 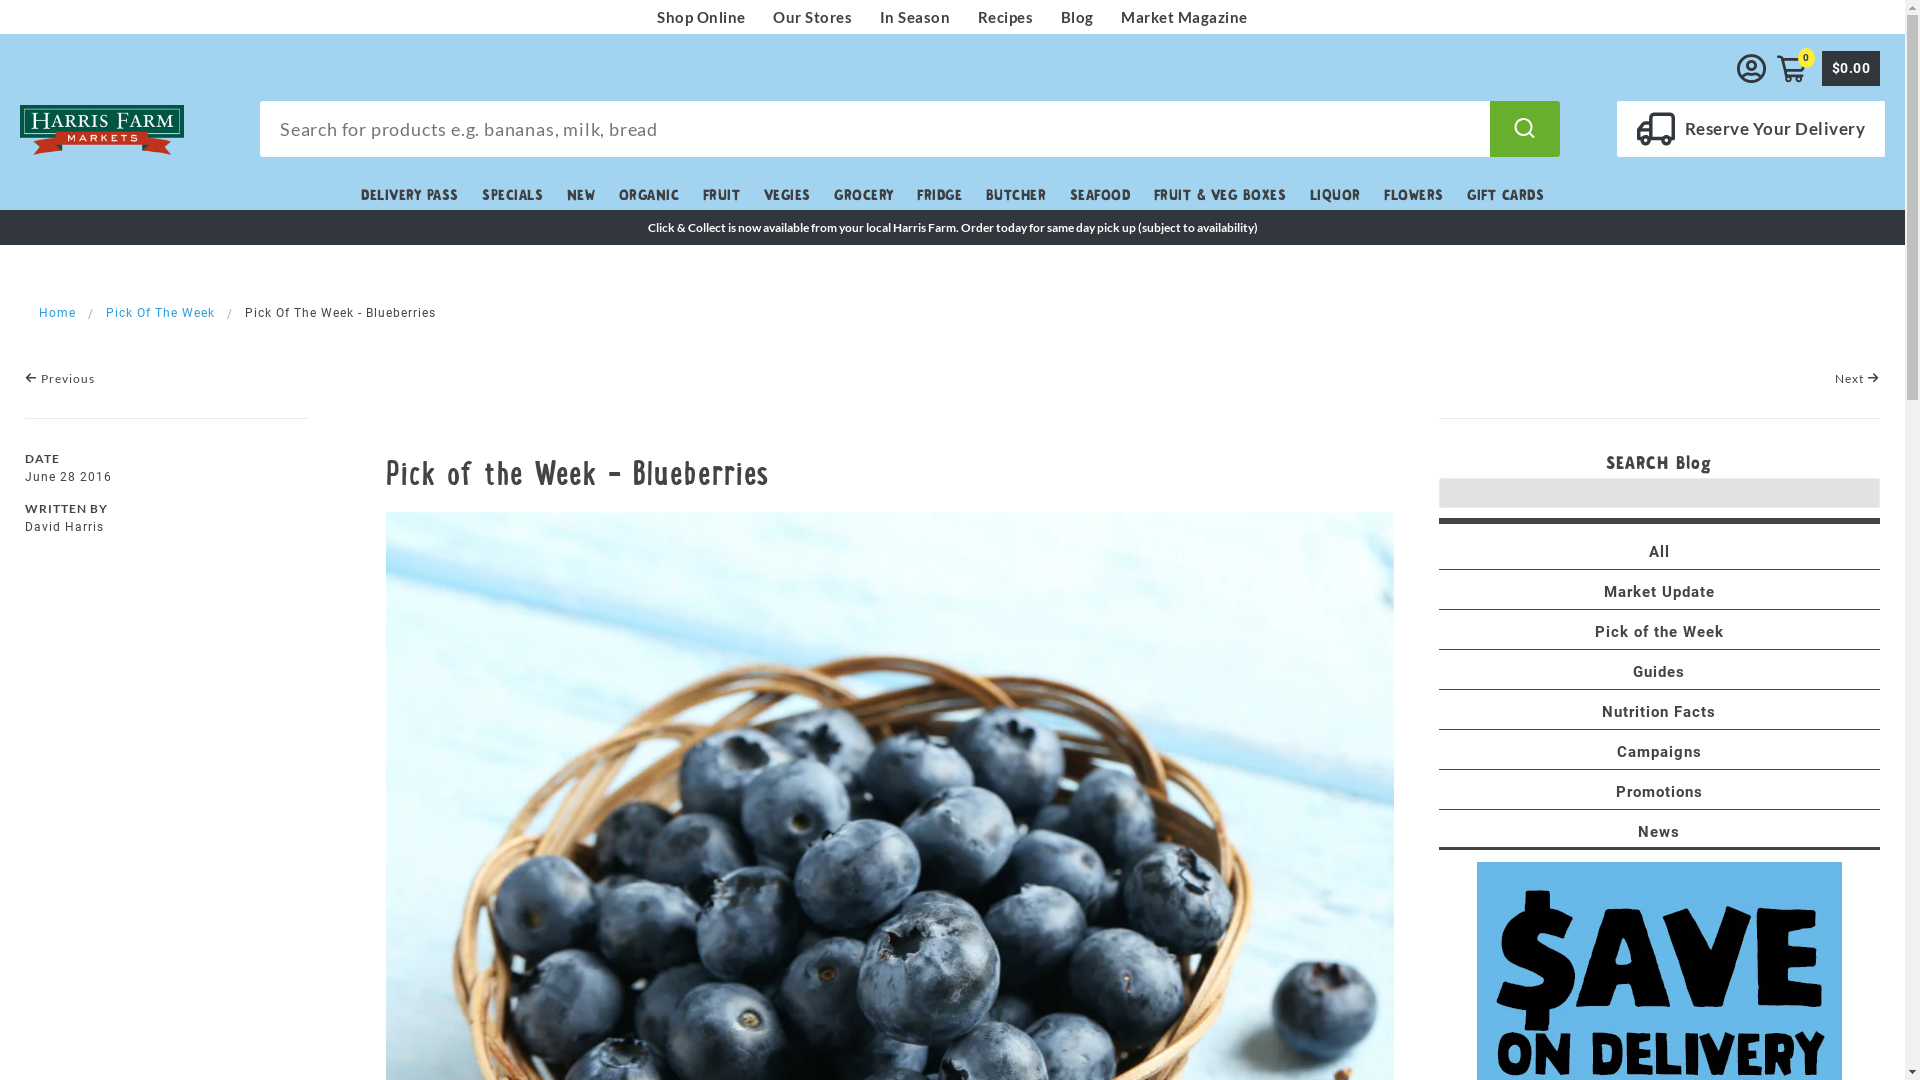 What do you see at coordinates (1659, 790) in the screenshot?
I see `'Promotions'` at bounding box center [1659, 790].